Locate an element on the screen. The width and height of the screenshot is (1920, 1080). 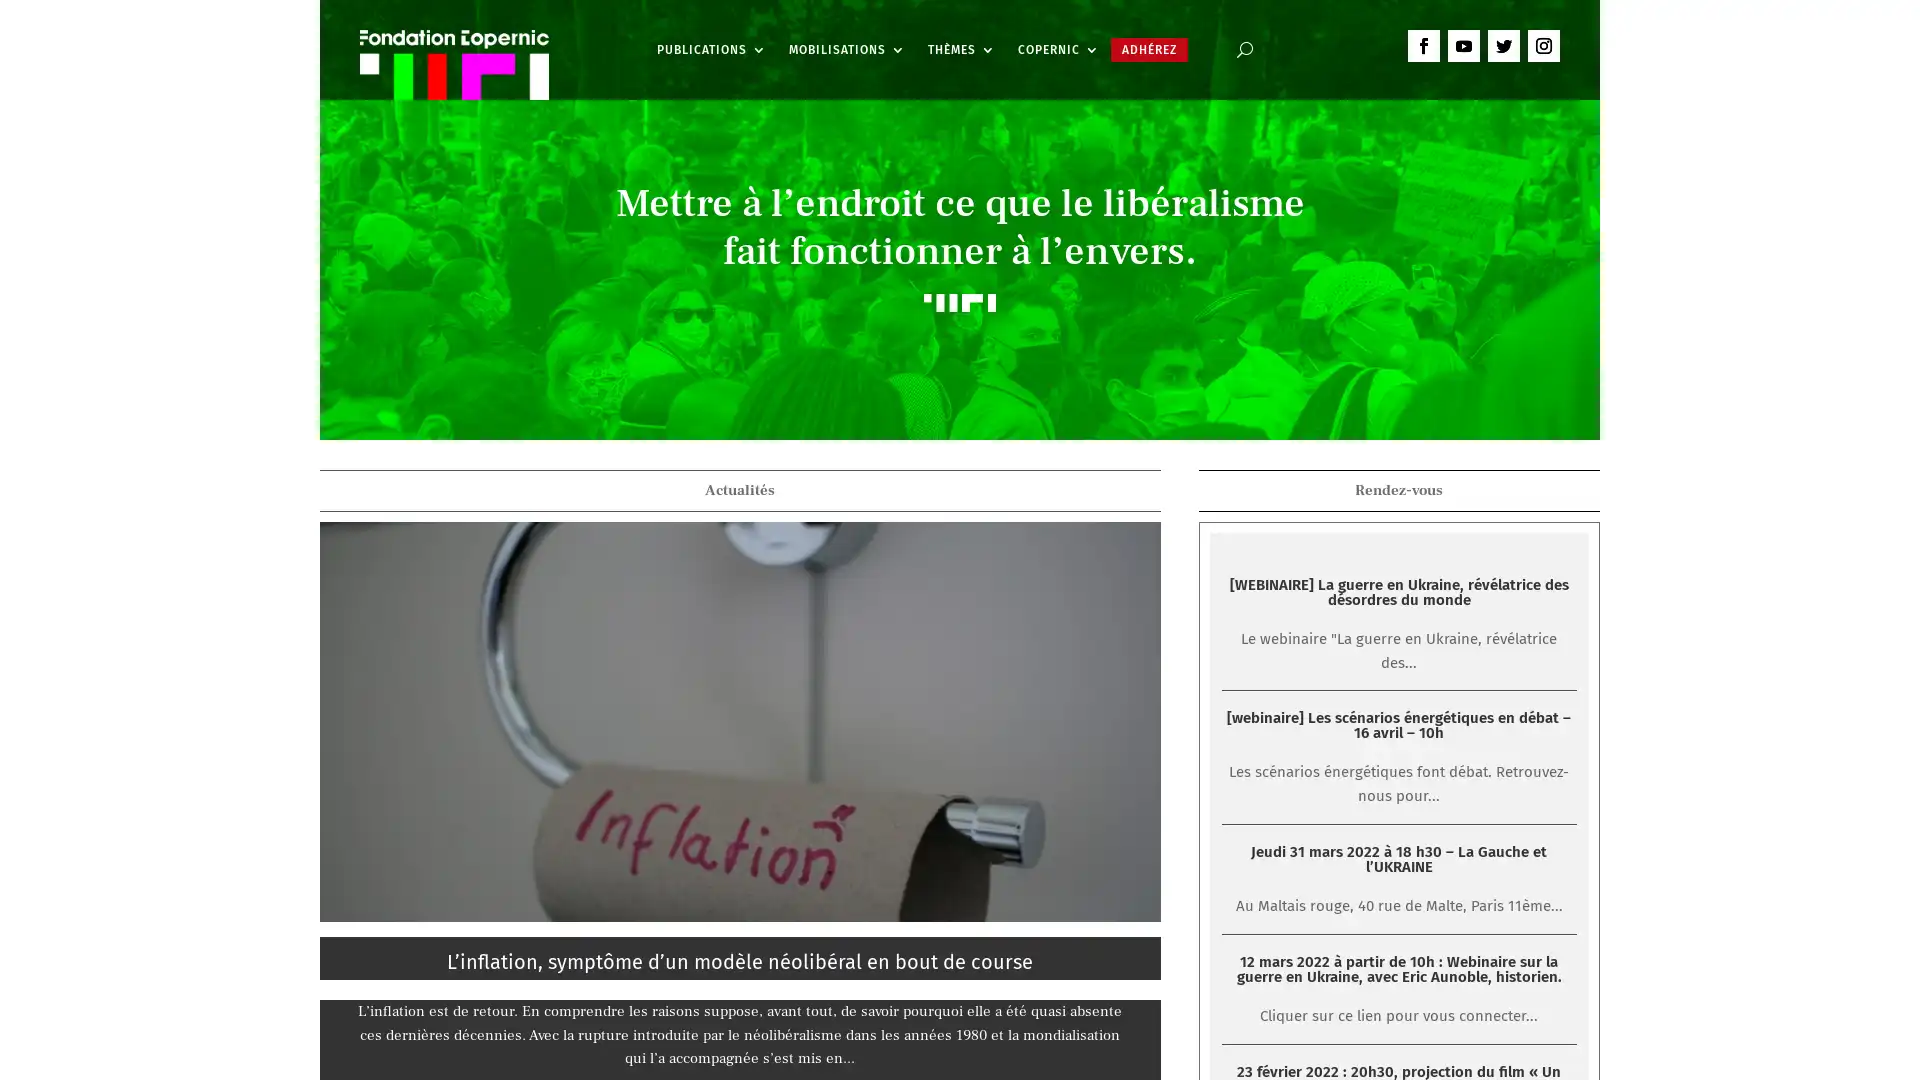
U is located at coordinates (1242, 49).